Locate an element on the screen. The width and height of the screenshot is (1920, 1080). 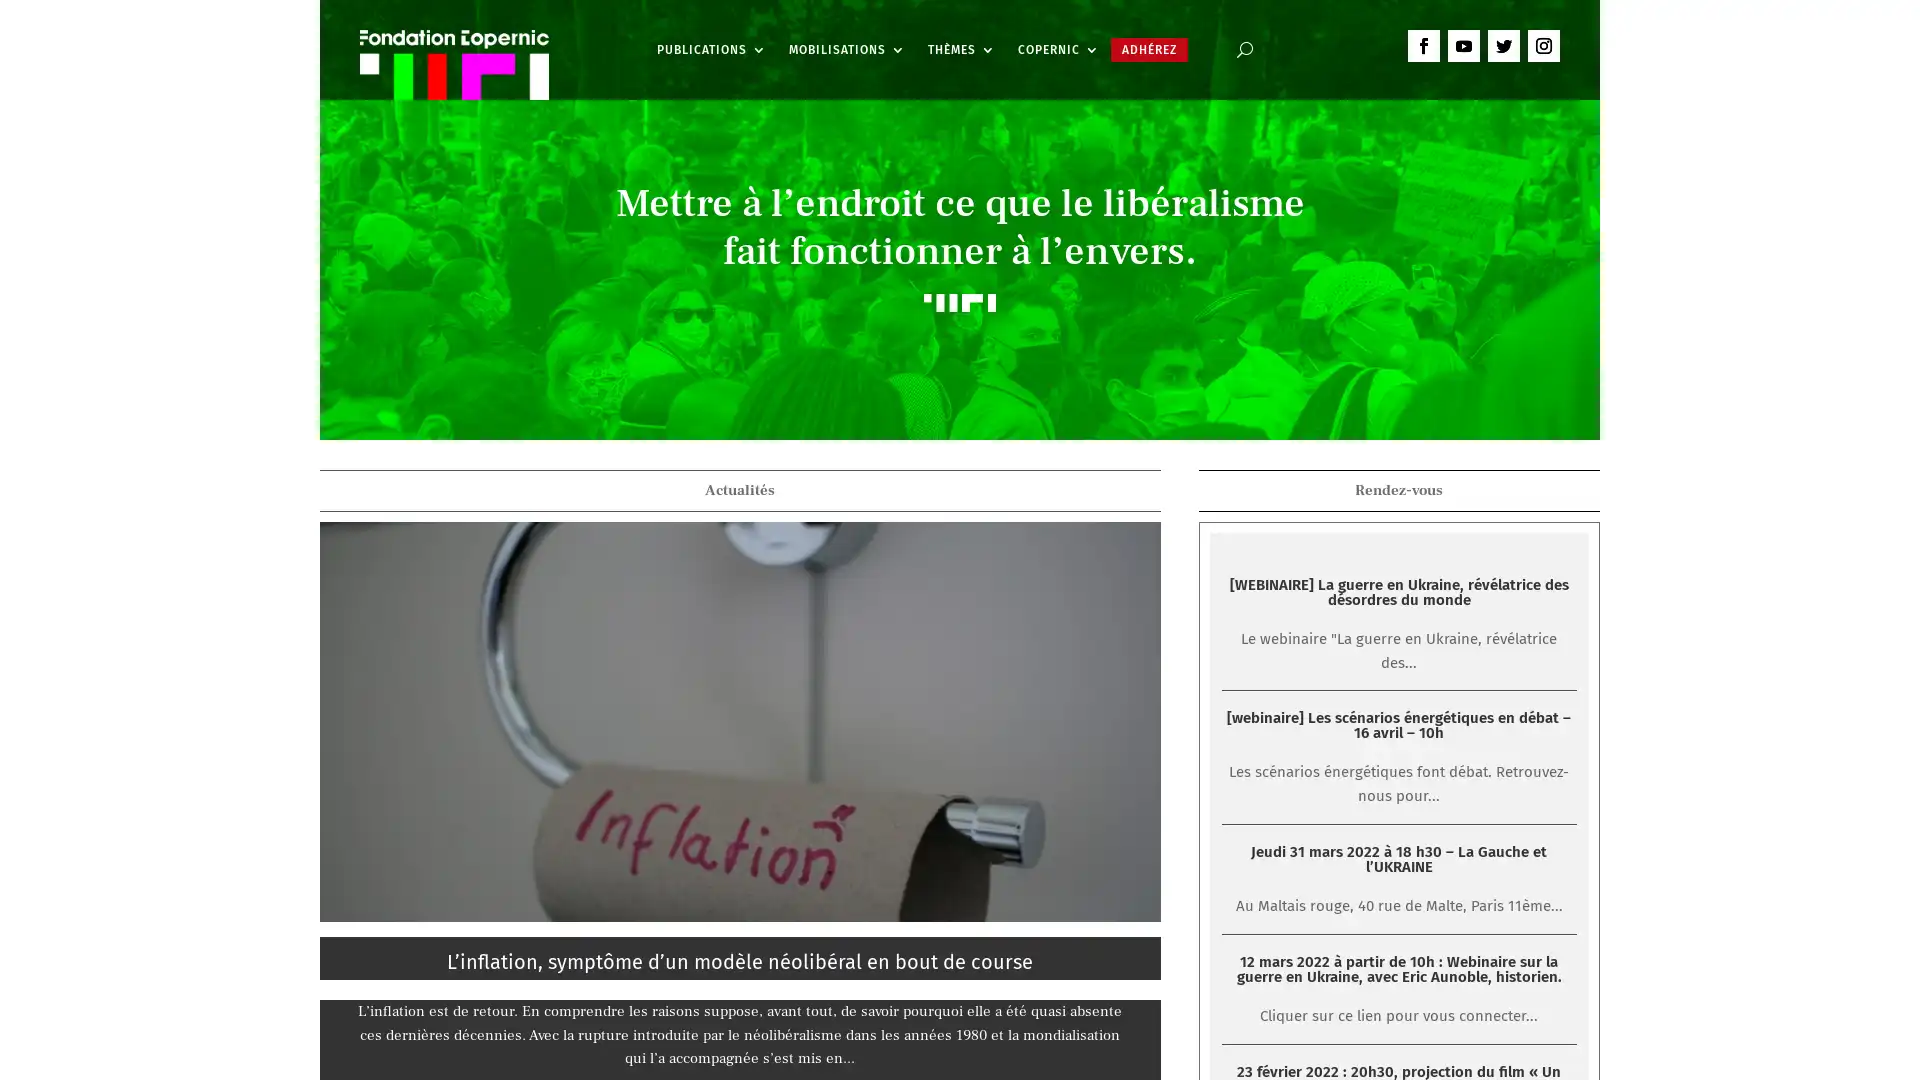
U is located at coordinates (1242, 49).